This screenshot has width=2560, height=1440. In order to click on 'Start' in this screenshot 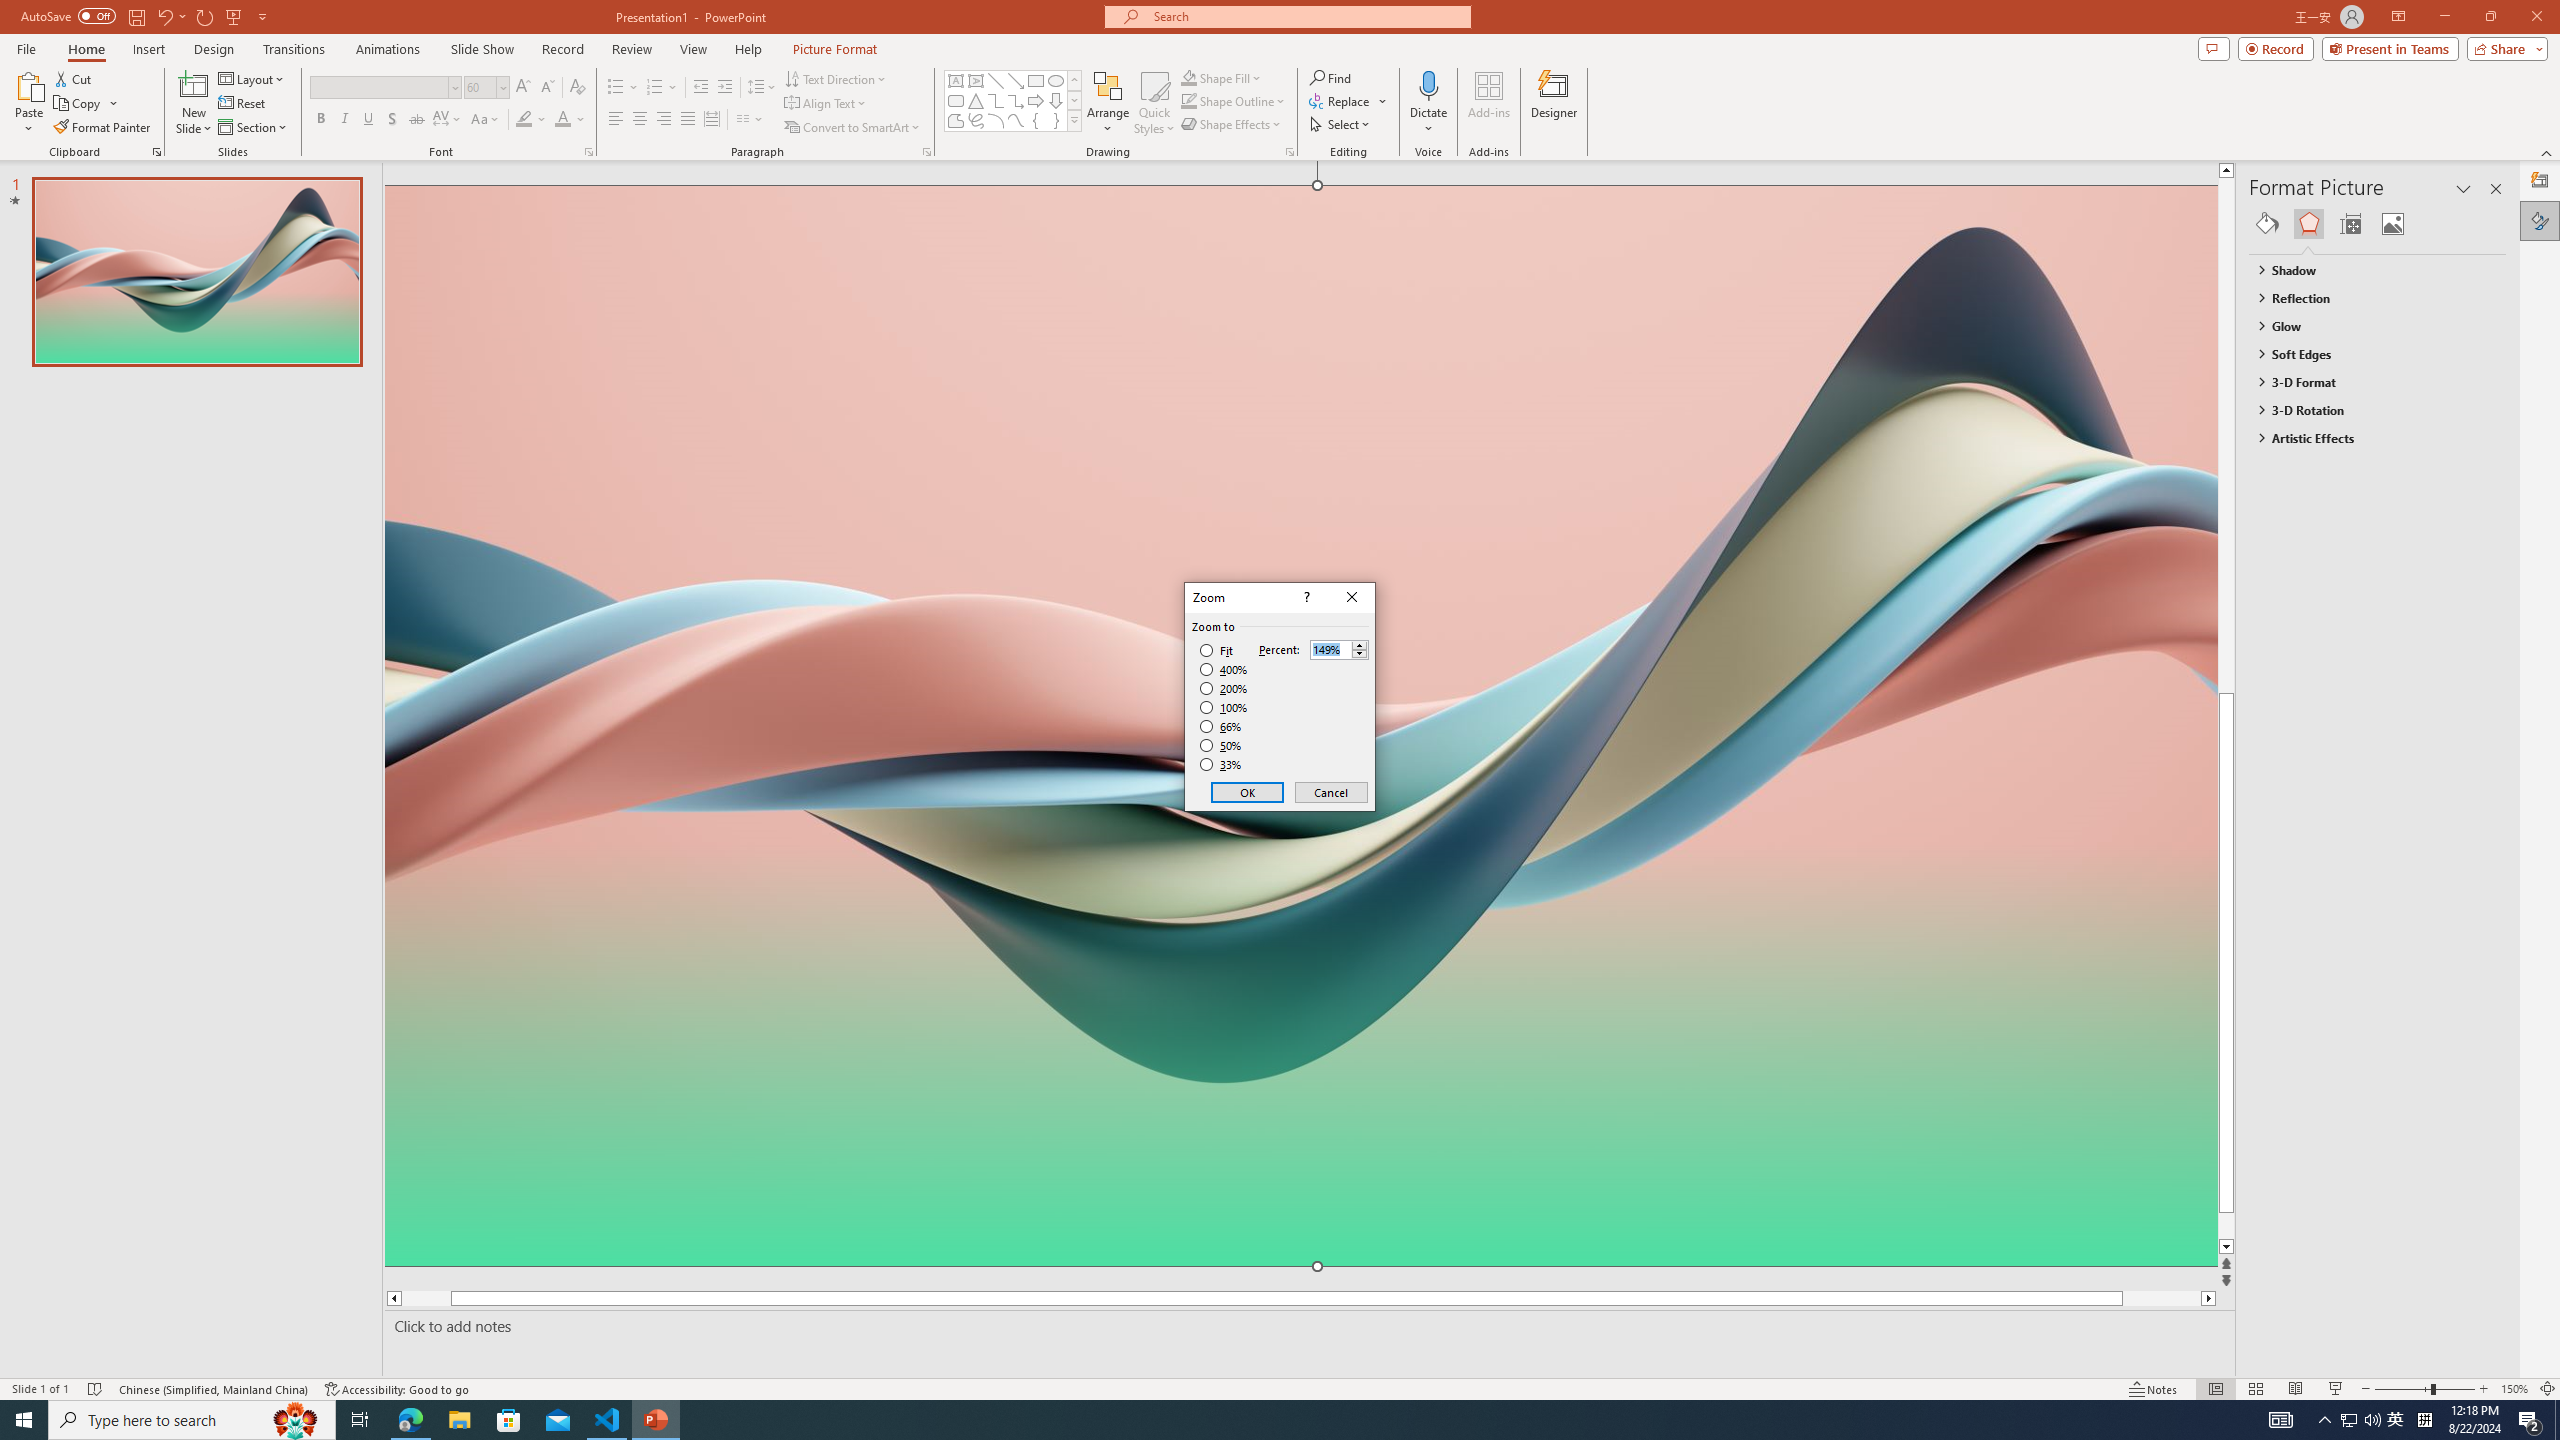, I will do `click(24, 1418)`.